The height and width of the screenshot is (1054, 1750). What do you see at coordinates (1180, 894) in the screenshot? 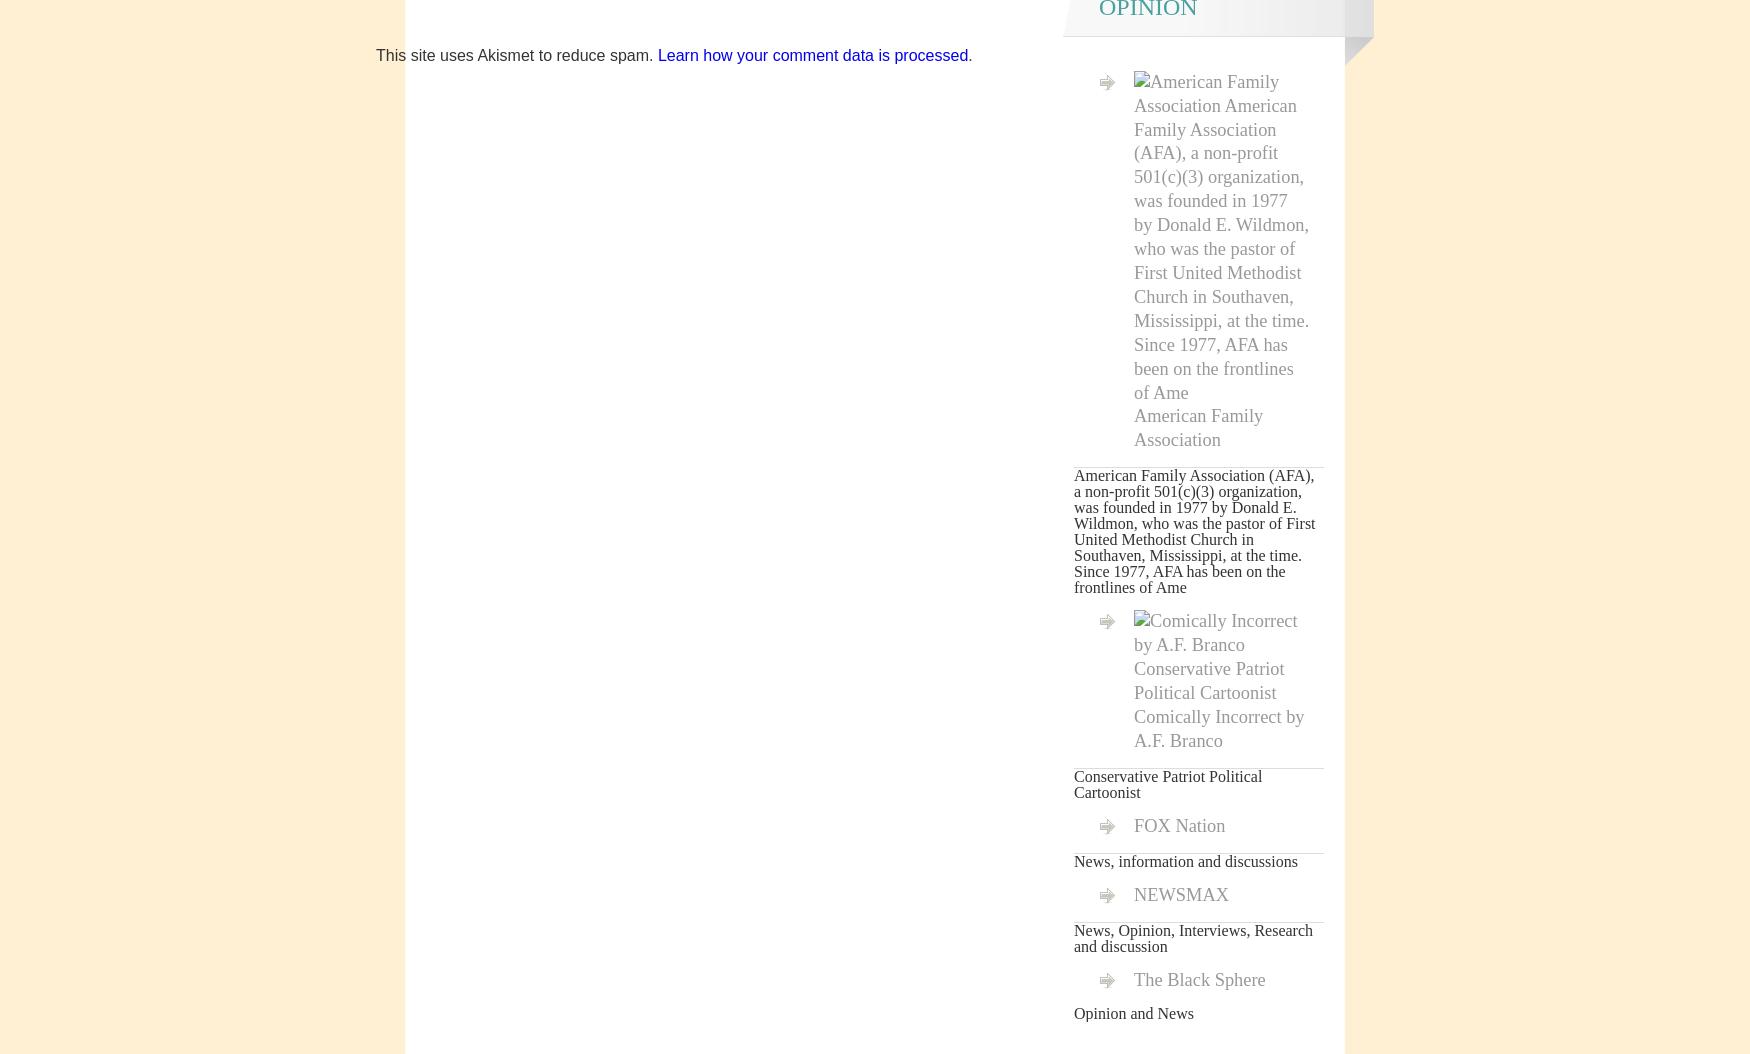
I see `'NEWSMAX'` at bounding box center [1180, 894].